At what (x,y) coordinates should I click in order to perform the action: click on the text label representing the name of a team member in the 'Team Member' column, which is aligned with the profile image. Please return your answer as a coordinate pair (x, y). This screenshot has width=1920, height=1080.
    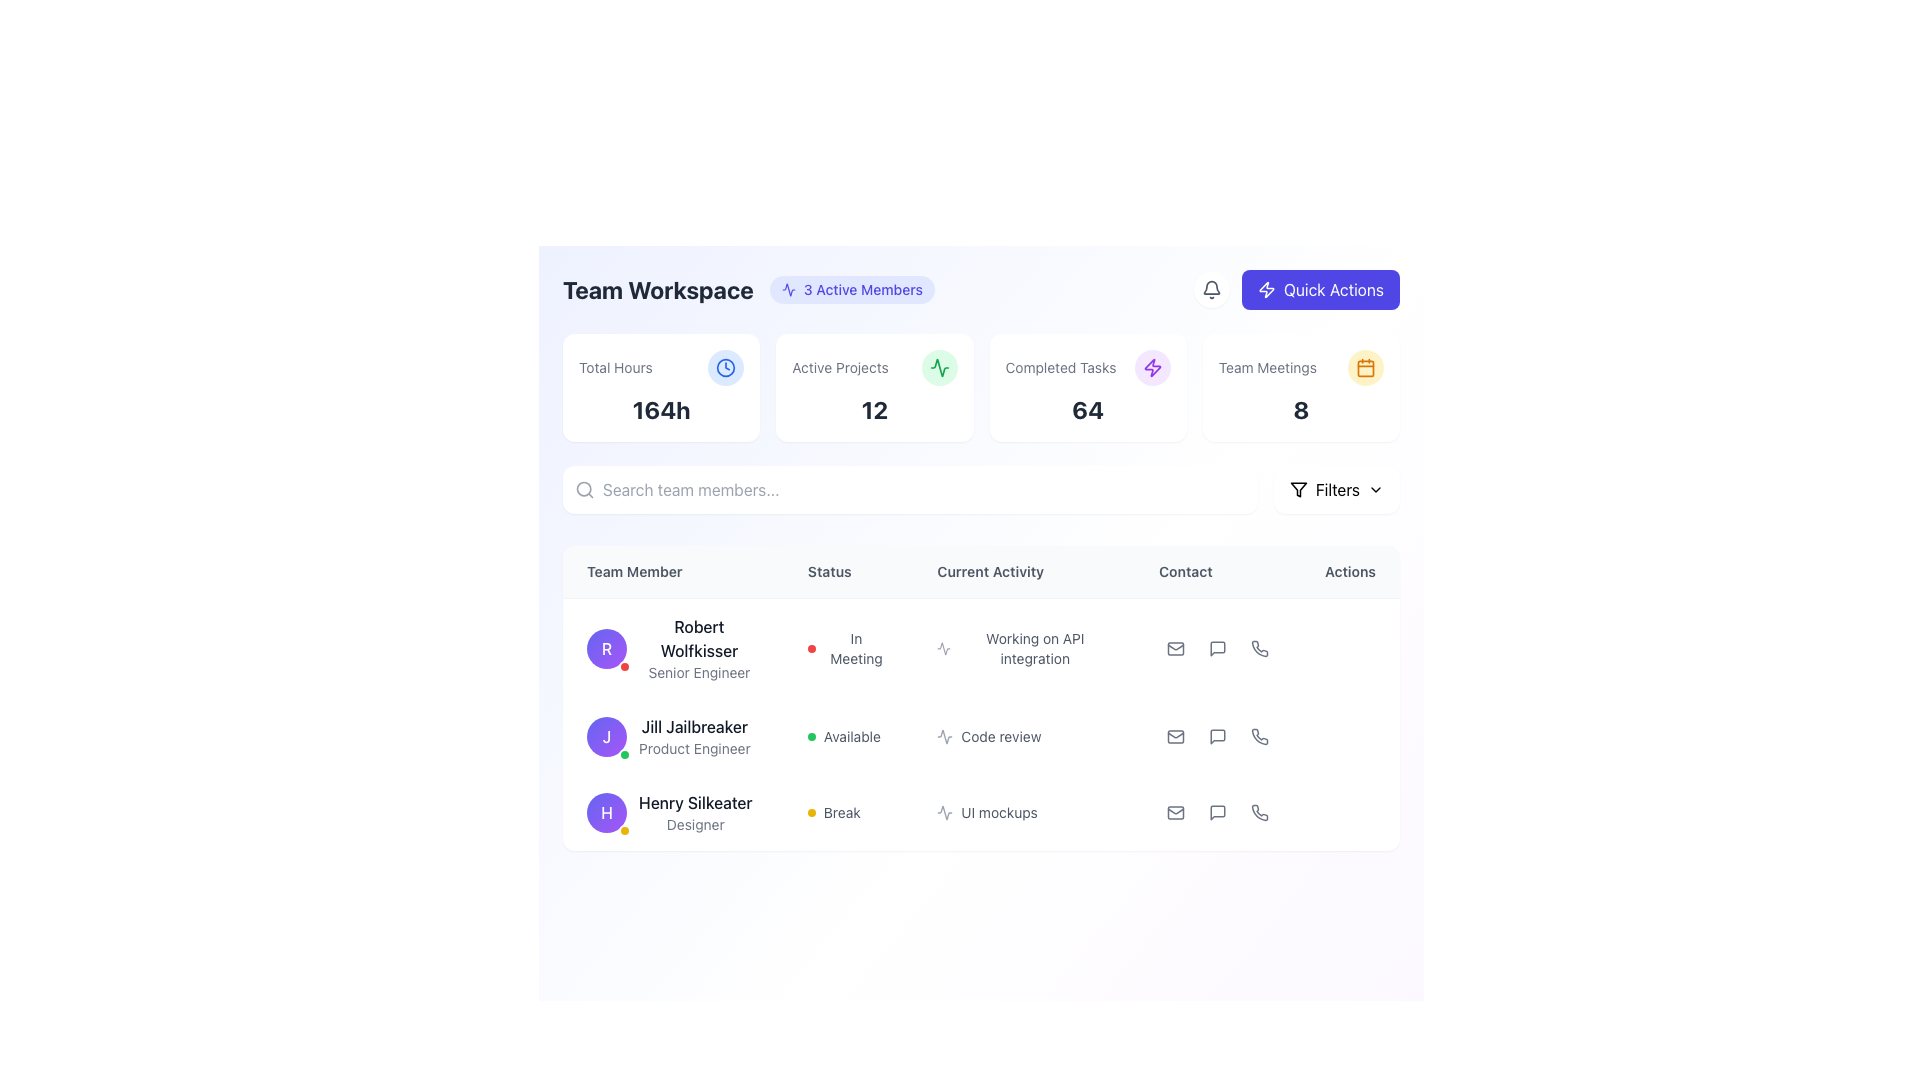
    Looking at the image, I should click on (695, 801).